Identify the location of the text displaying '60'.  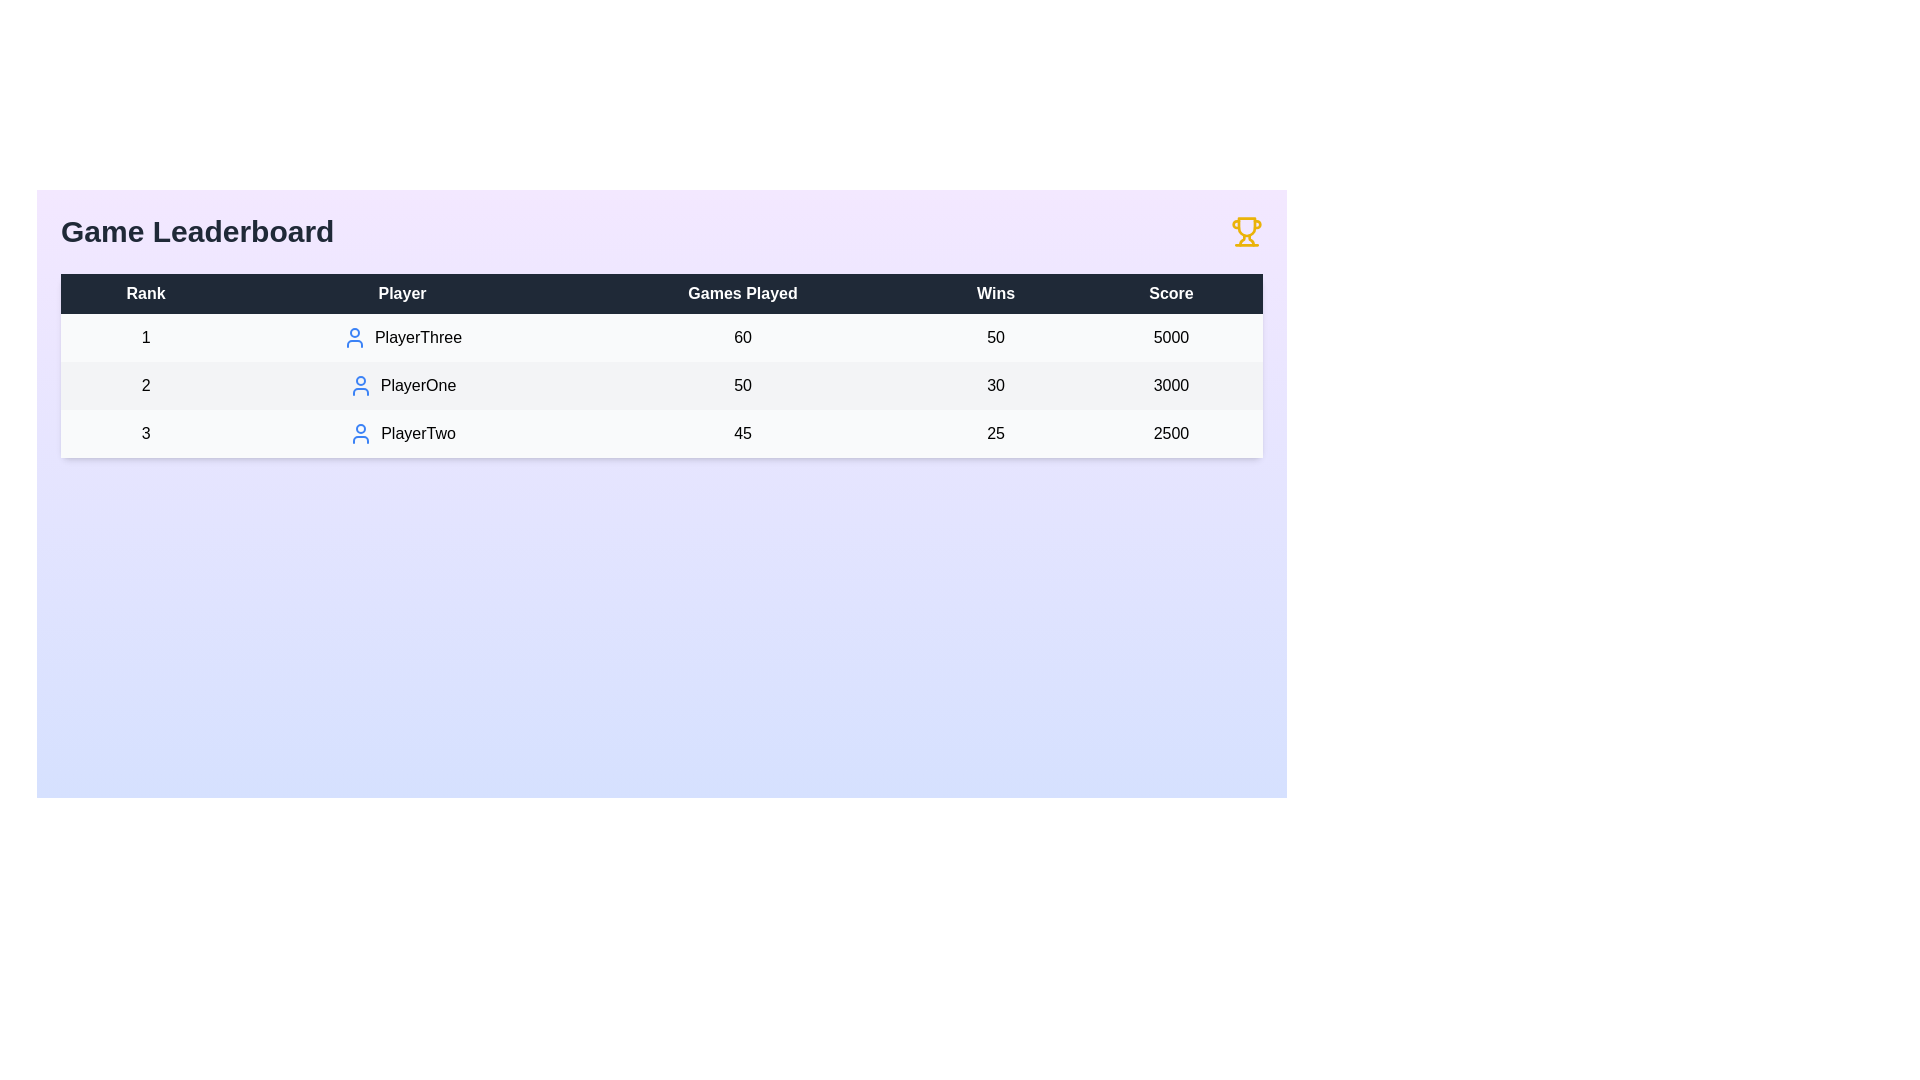
(742, 337).